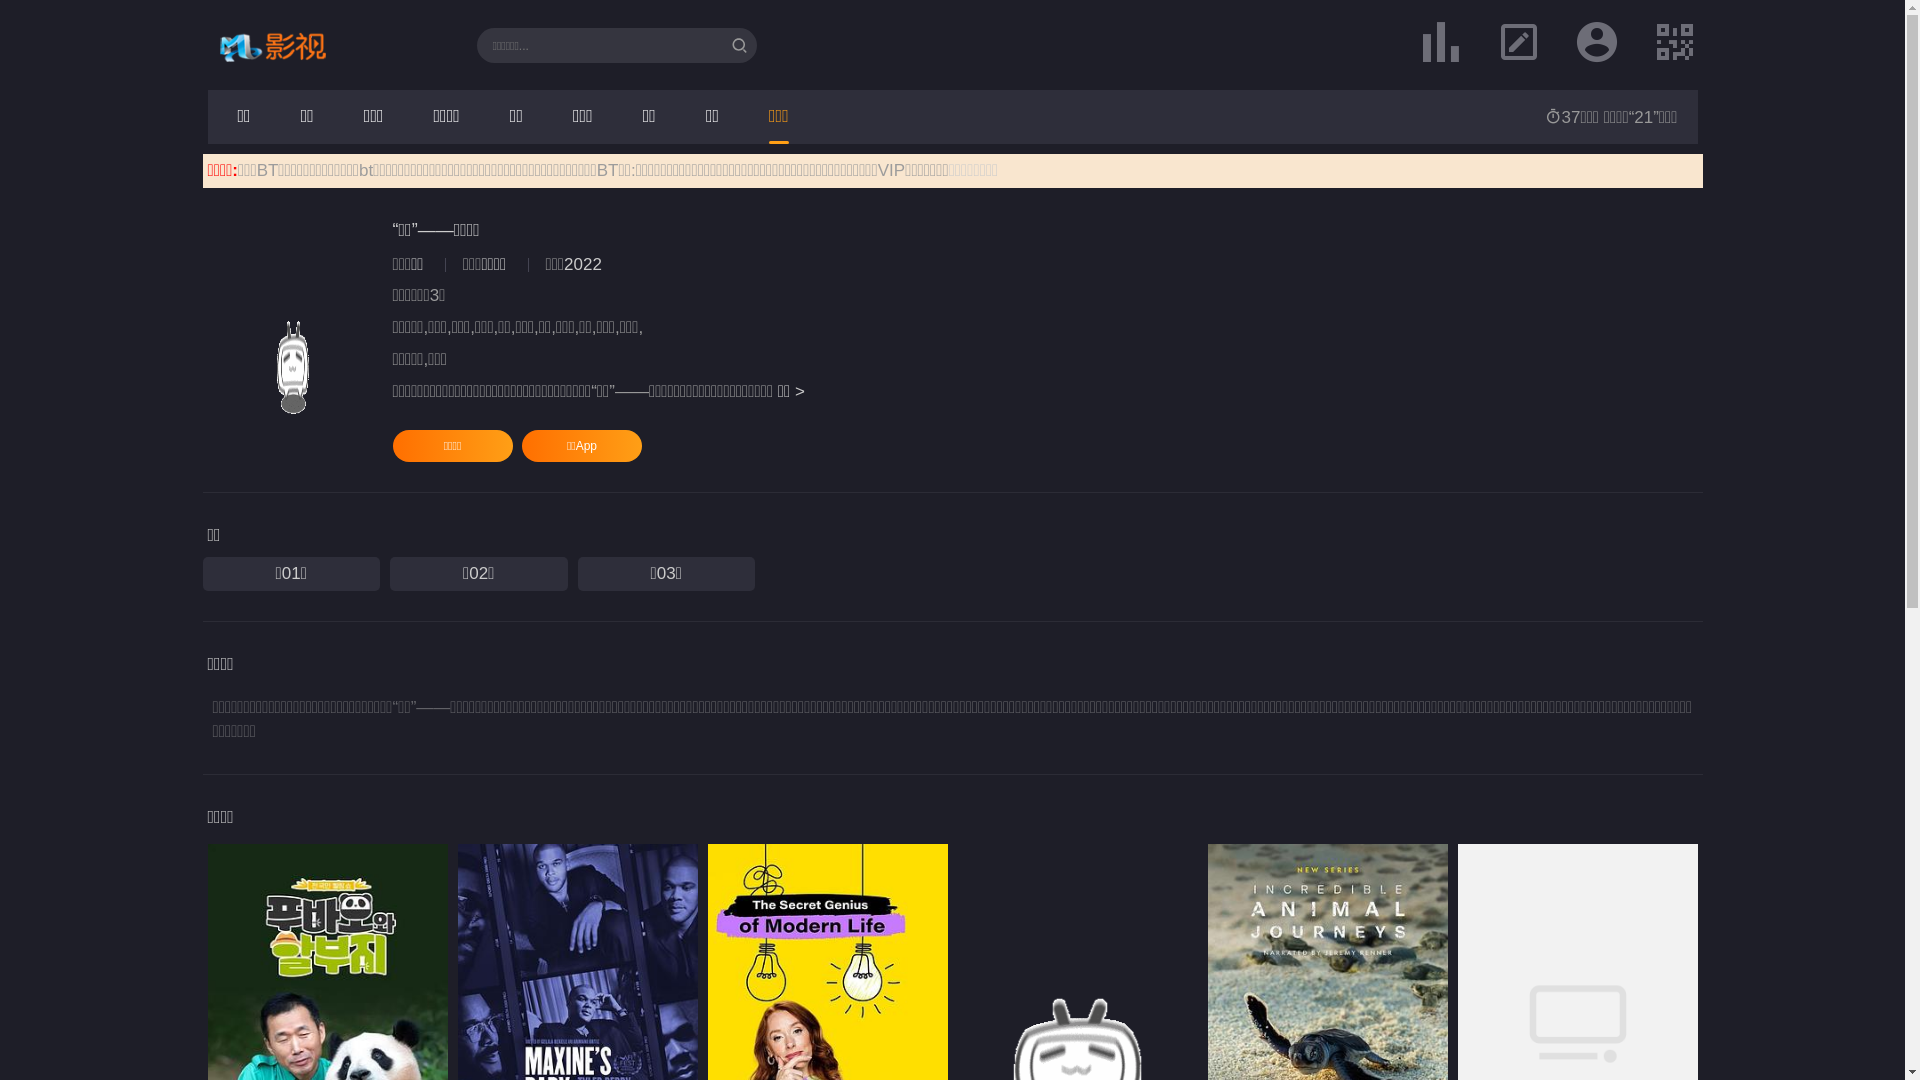 The width and height of the screenshot is (1920, 1080). Describe the element at coordinates (581, 263) in the screenshot. I see `'2022'` at that location.